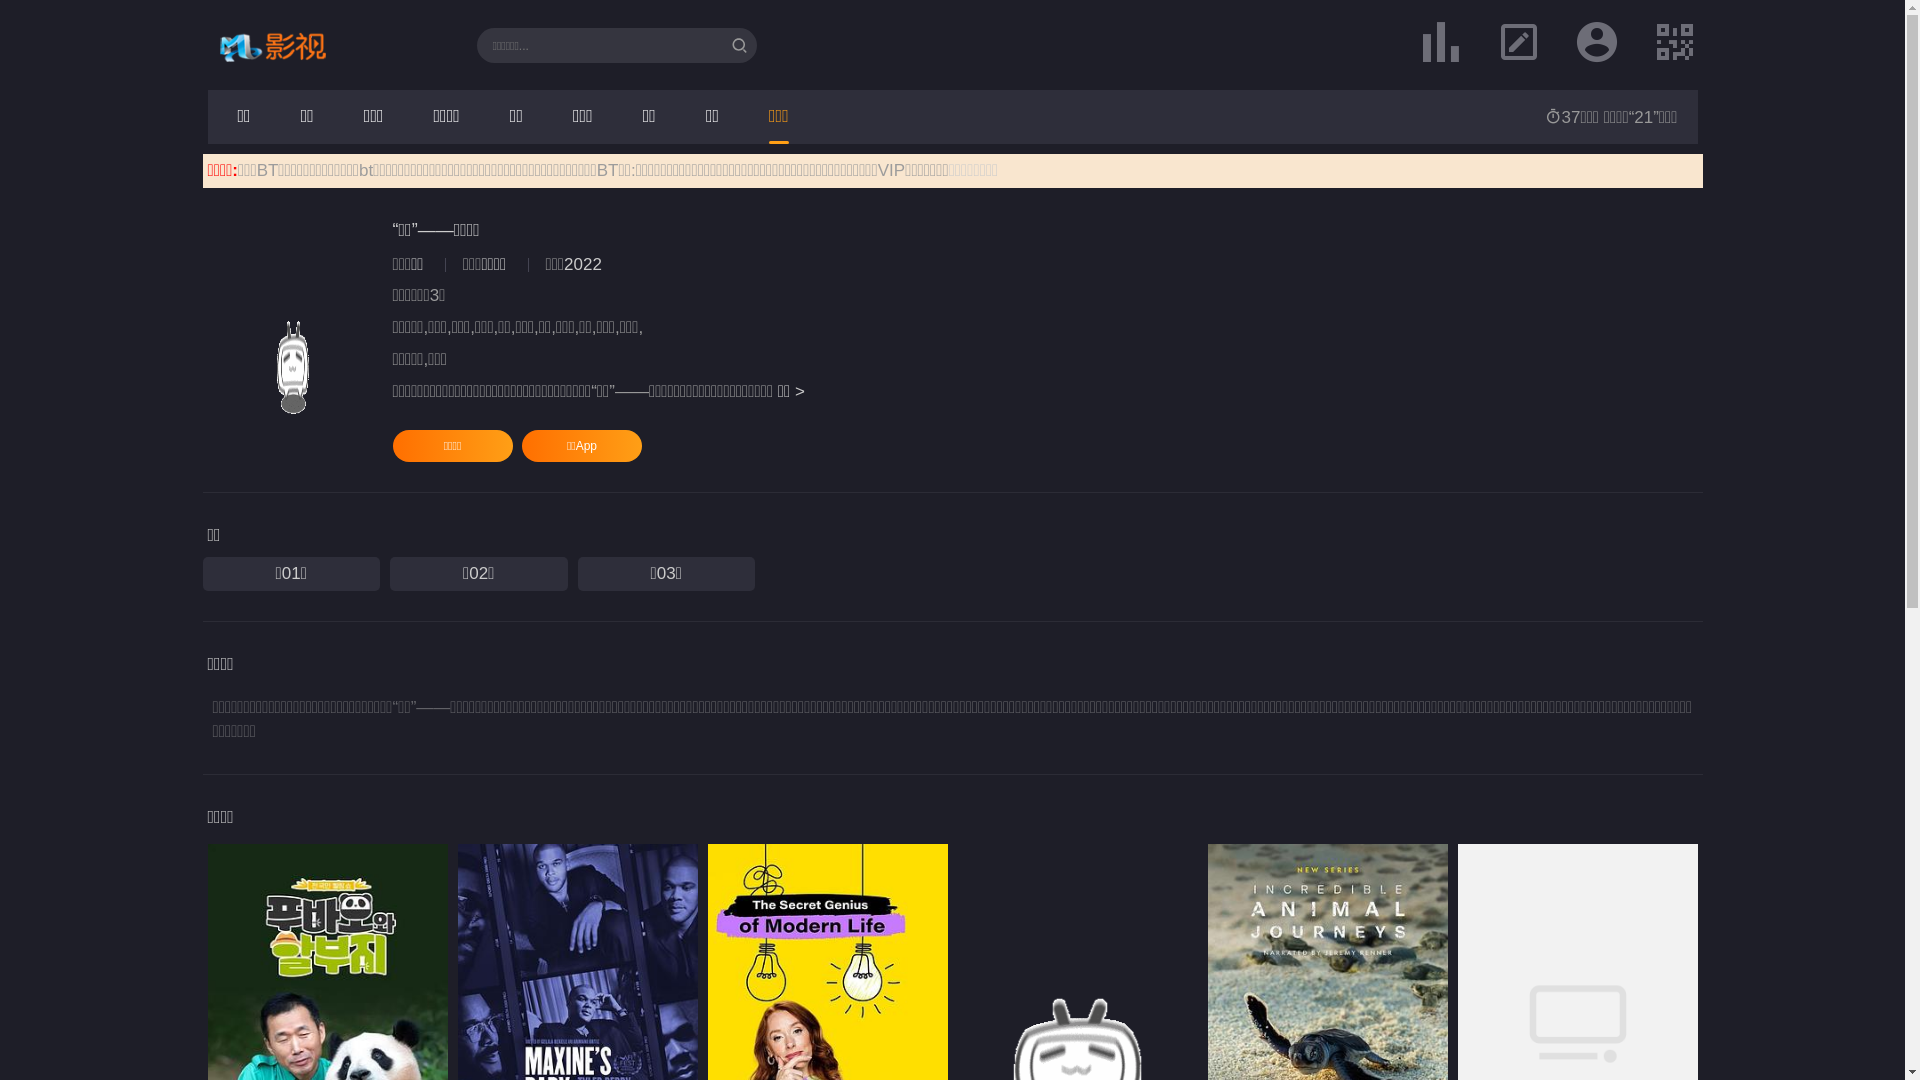 The width and height of the screenshot is (1920, 1080). Describe the element at coordinates (581, 263) in the screenshot. I see `'2022'` at that location.